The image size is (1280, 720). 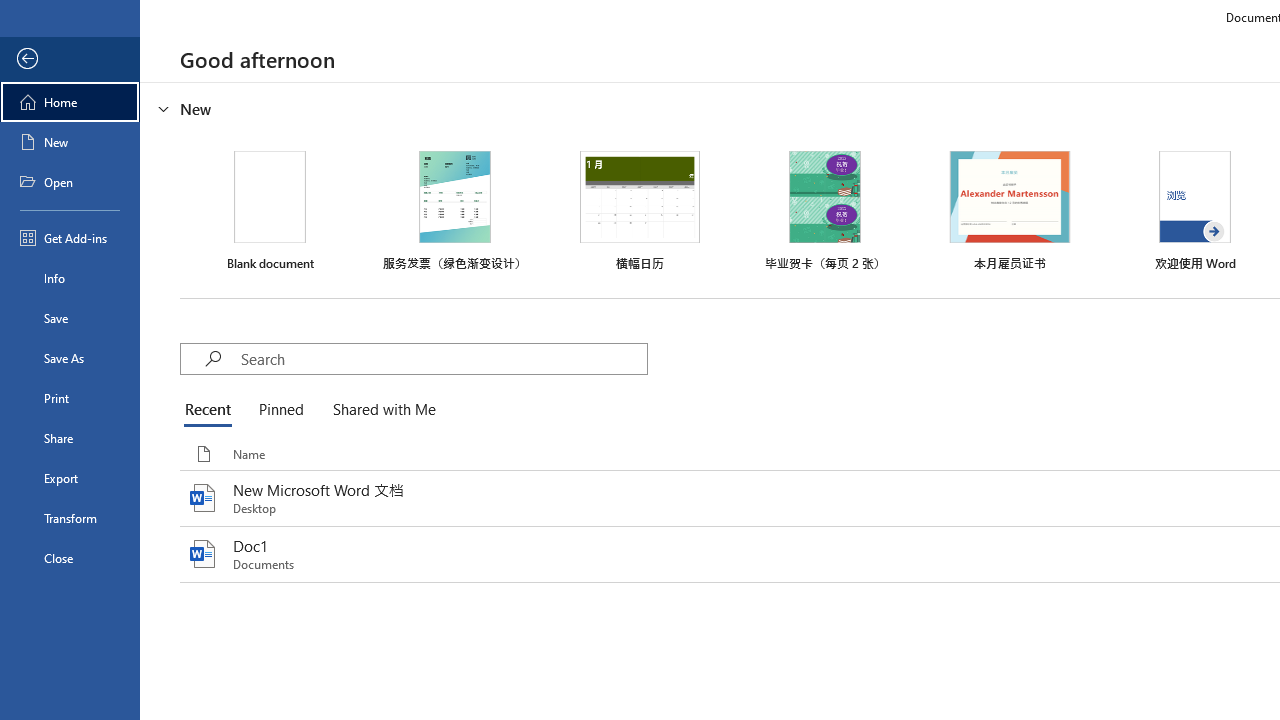 I want to click on 'Save As', so click(x=69, y=356).